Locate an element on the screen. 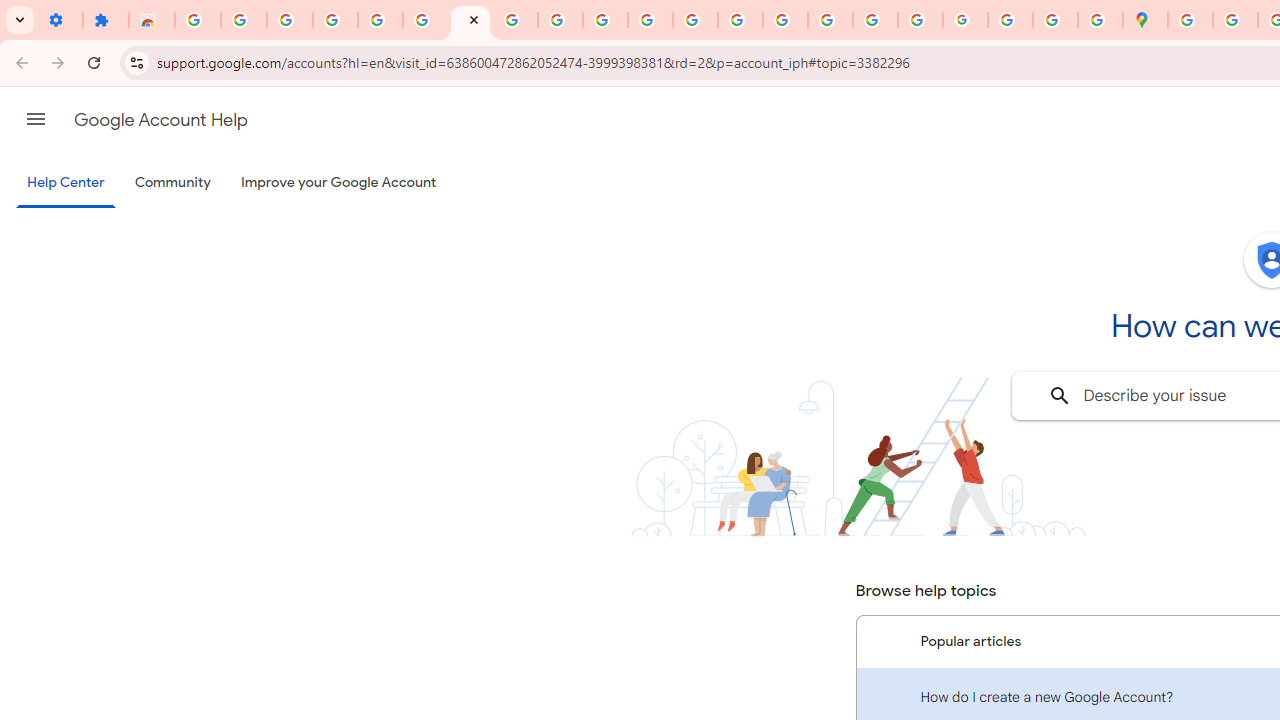 The height and width of the screenshot is (720, 1280). 'Settings - On startup' is located at coordinates (60, 20).